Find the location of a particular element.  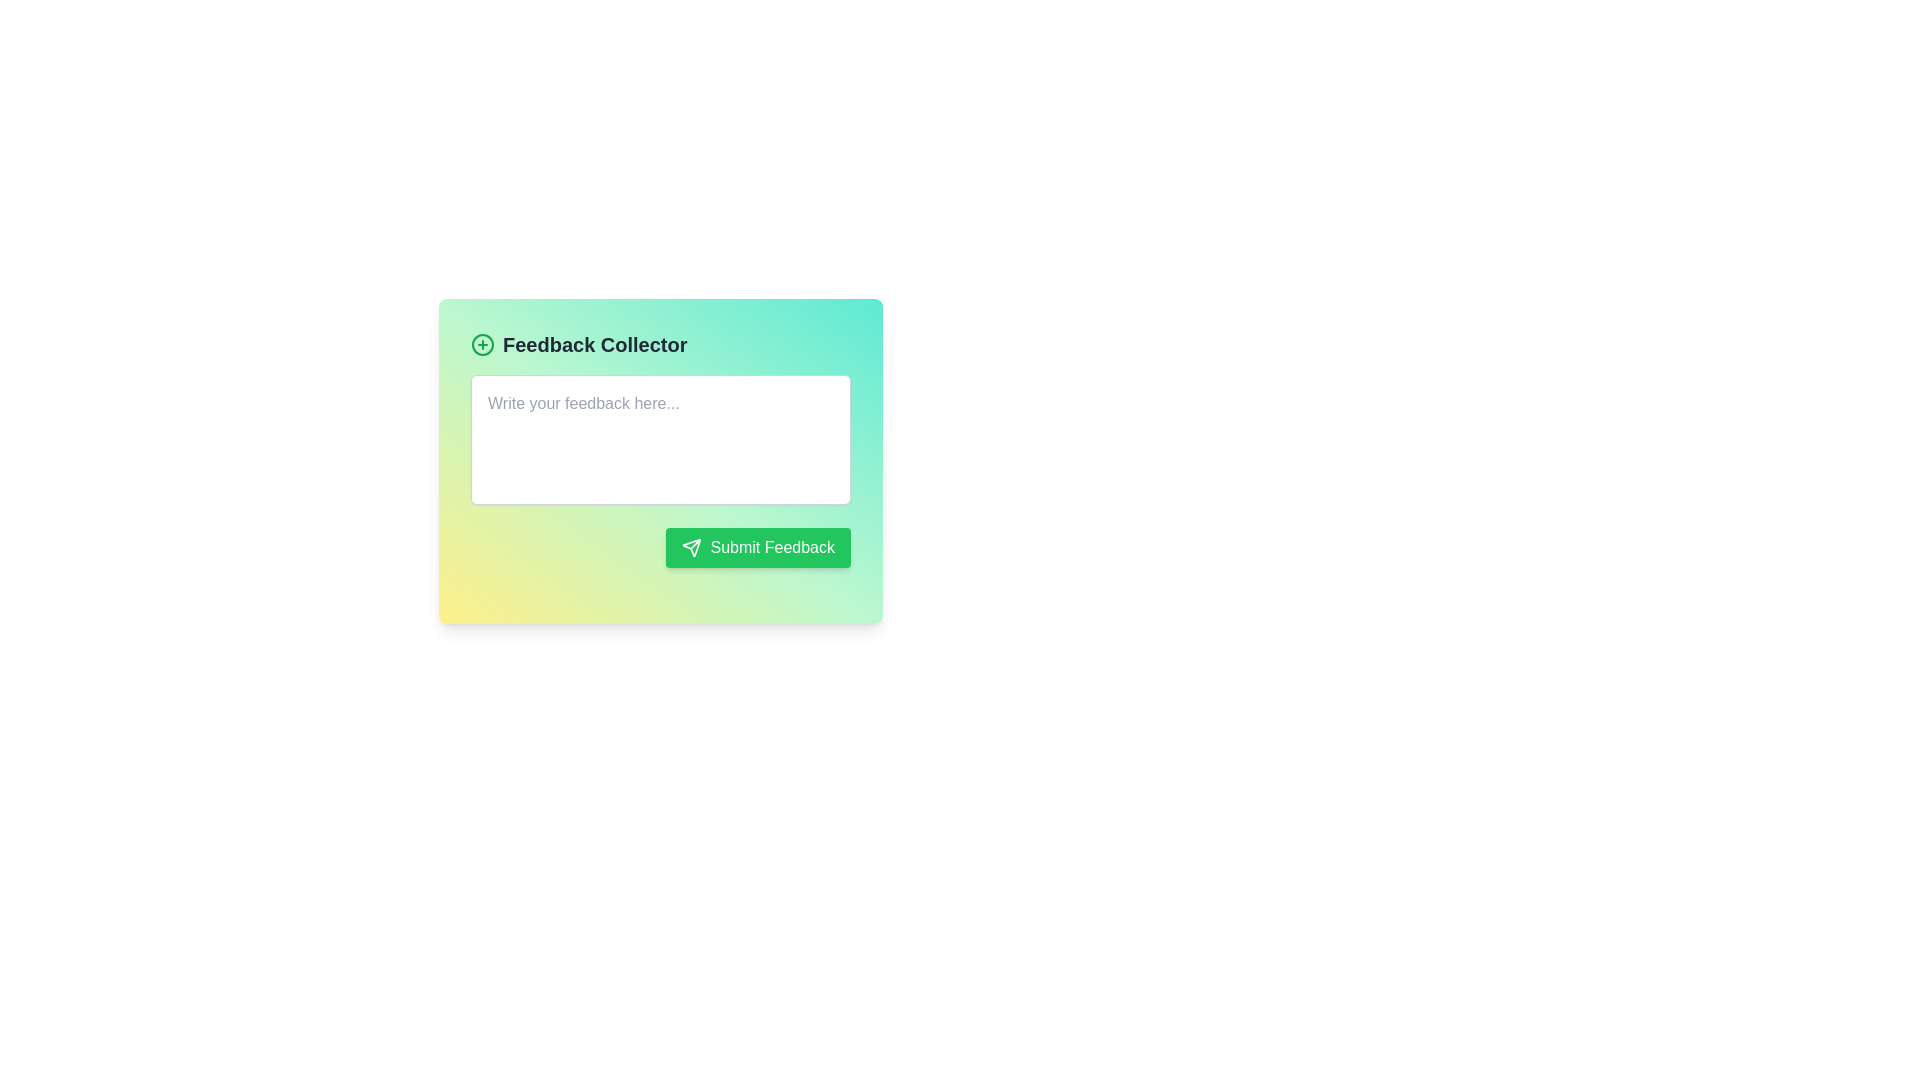

the send action icon located in the bottom-right corner of the 'Submit Feedback' button within the SVG component is located at coordinates (692, 547).